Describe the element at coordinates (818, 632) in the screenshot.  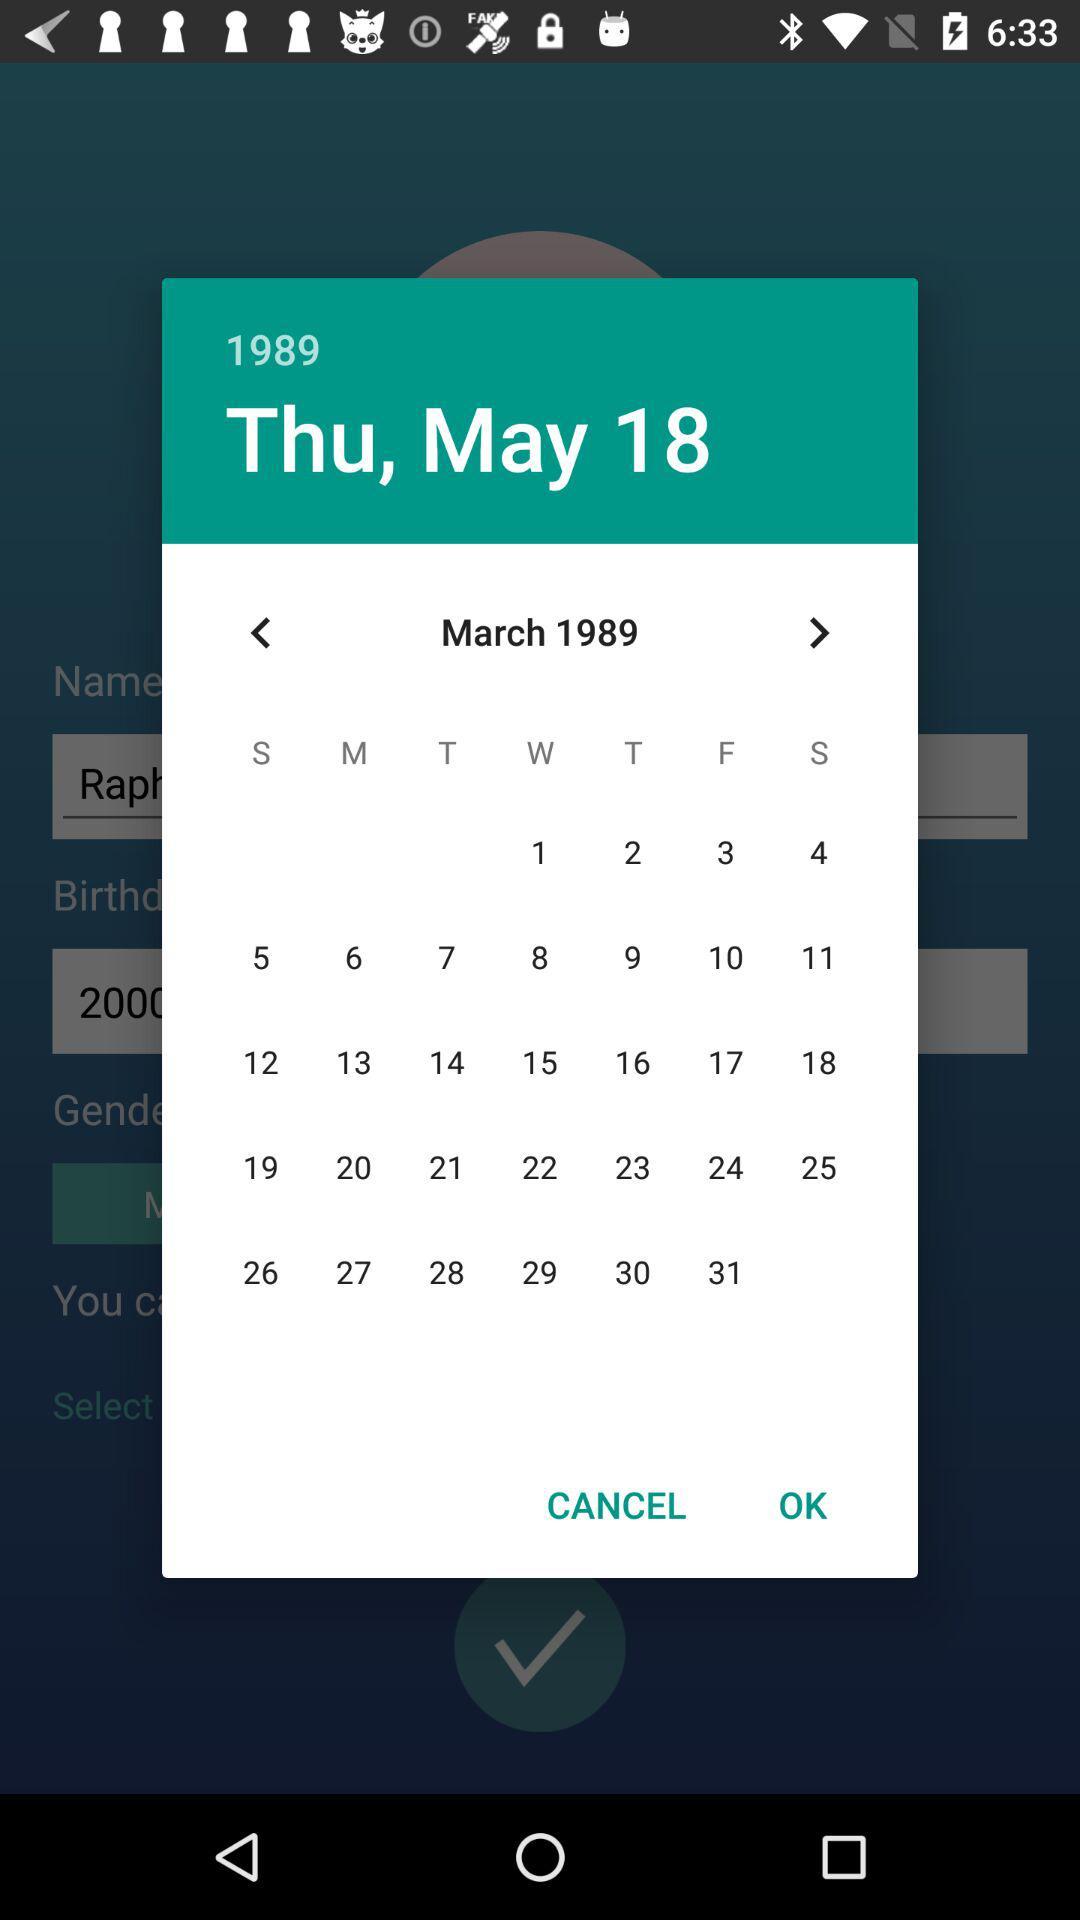
I see `the item above the ok button` at that location.